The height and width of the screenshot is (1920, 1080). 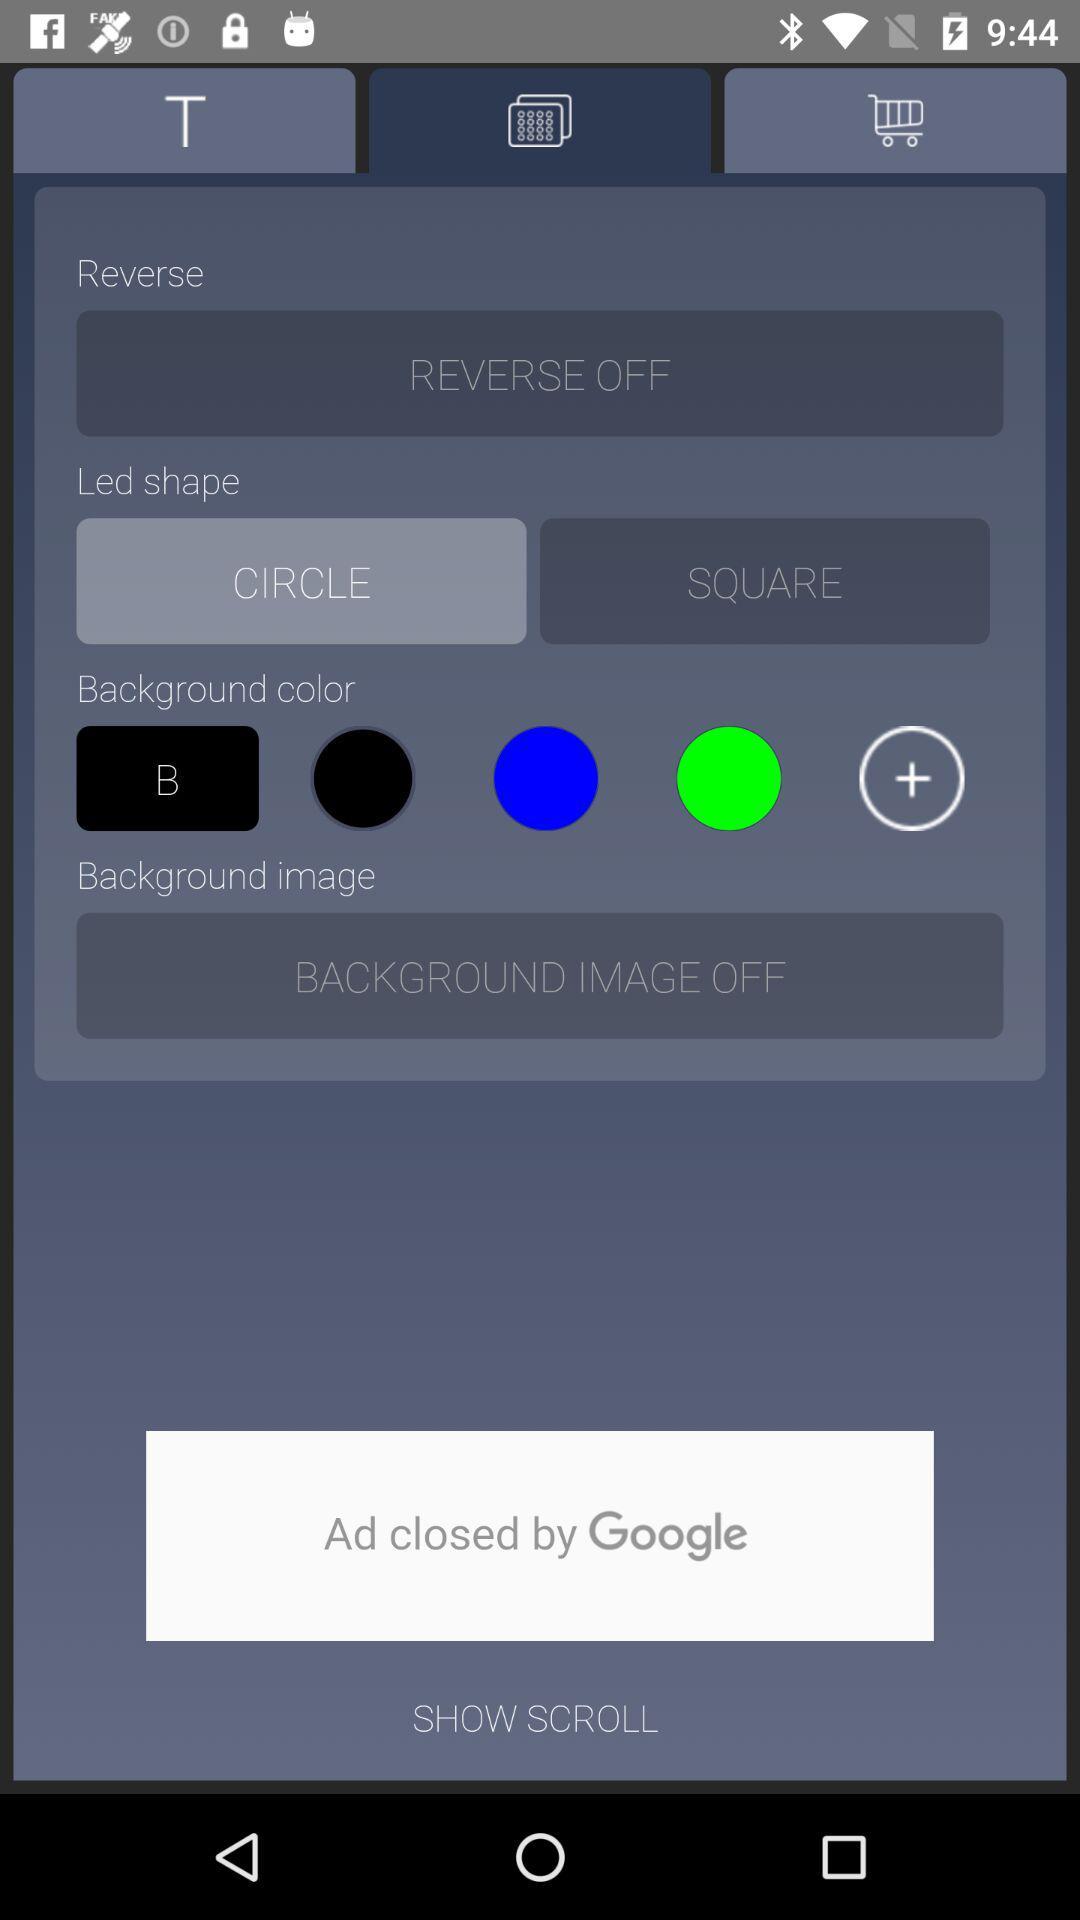 What do you see at coordinates (911, 777) in the screenshot?
I see `new color` at bounding box center [911, 777].